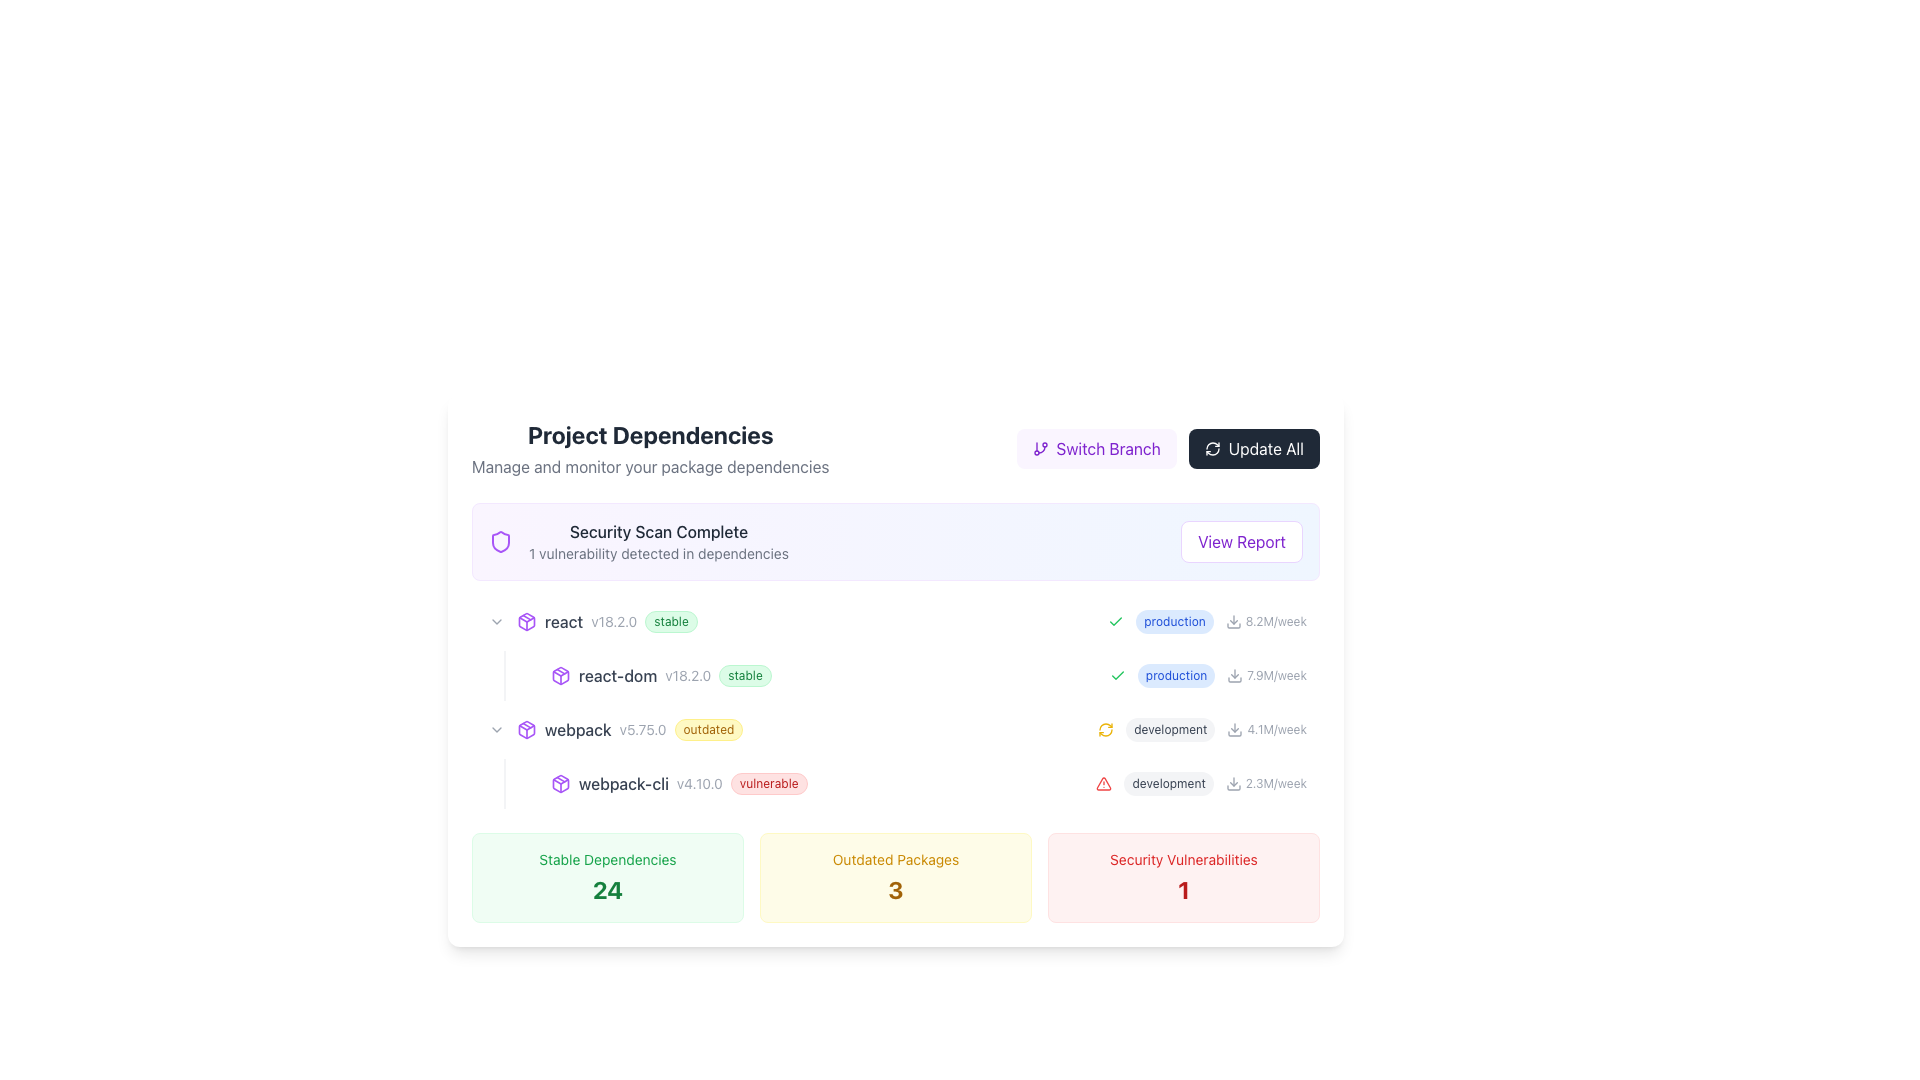 This screenshot has height=1080, width=1920. I want to click on the Text display that indicates the completion of a security scan, which is located below the 'Project Dependencies' heading and aligned with the 'View Report' button, so click(658, 542).